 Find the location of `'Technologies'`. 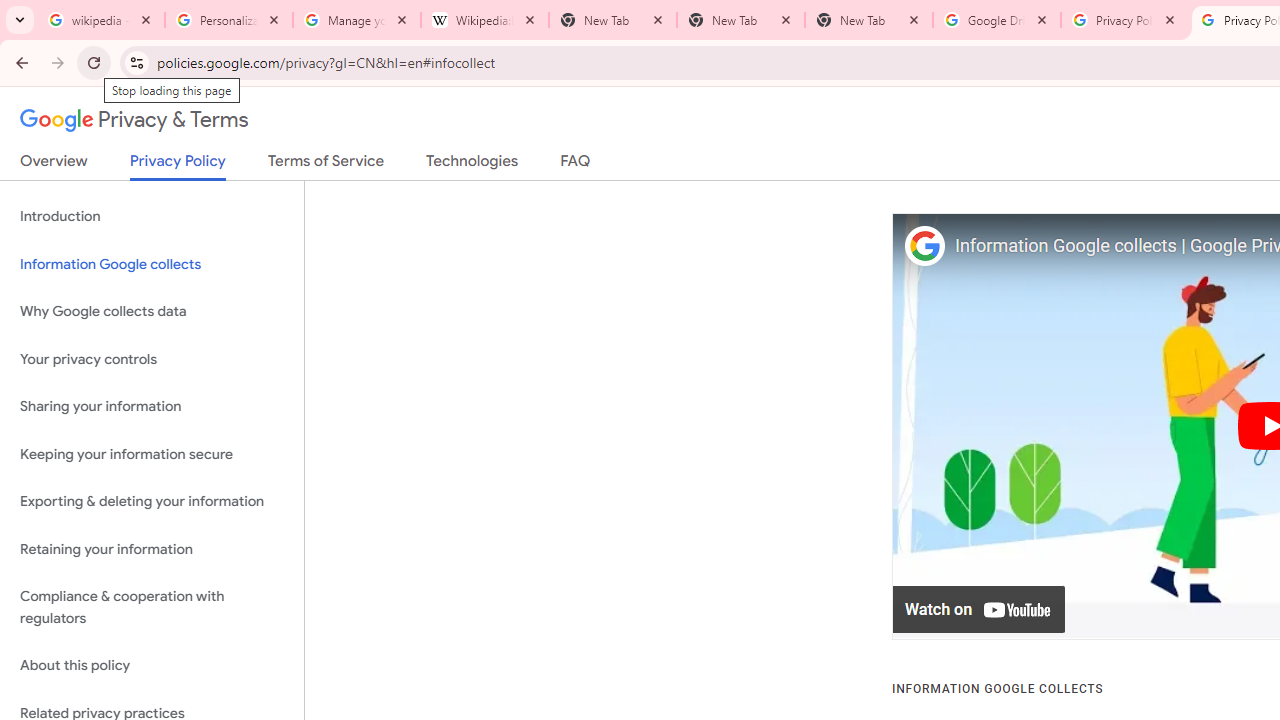

'Technologies' is located at coordinates (471, 164).